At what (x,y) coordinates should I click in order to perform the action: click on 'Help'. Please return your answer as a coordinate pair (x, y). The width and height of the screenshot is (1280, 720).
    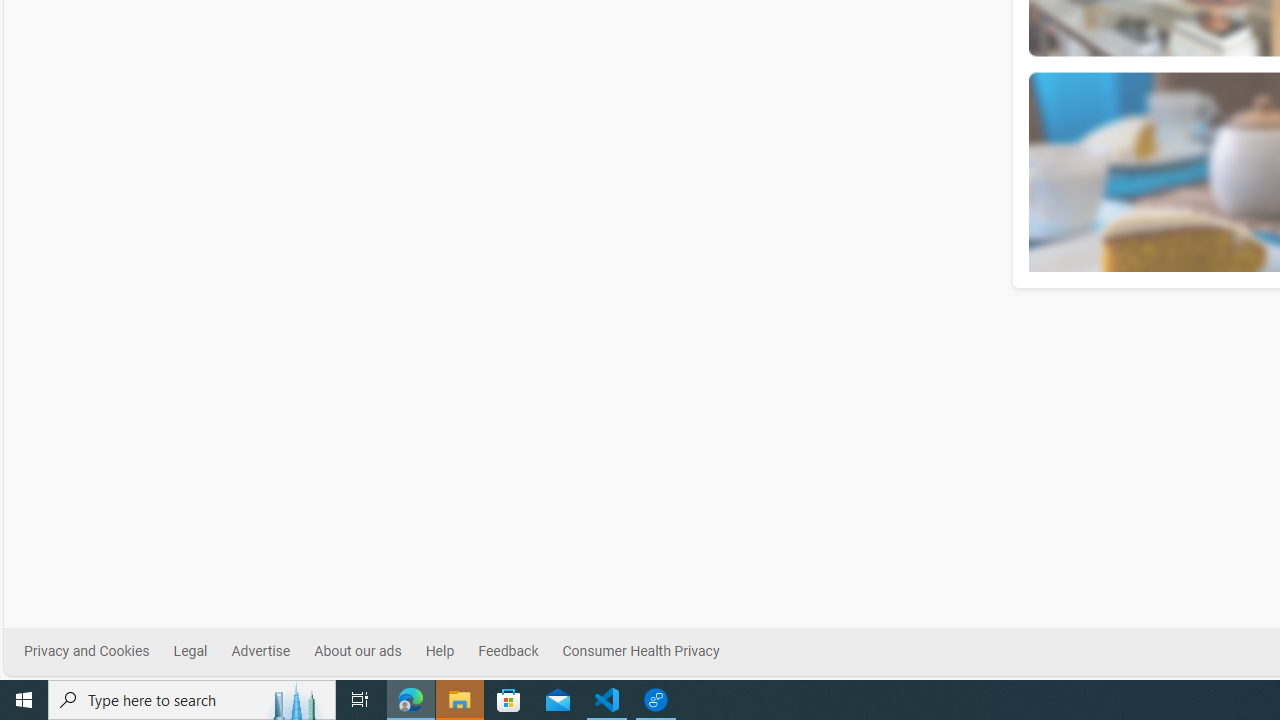
    Looking at the image, I should click on (450, 651).